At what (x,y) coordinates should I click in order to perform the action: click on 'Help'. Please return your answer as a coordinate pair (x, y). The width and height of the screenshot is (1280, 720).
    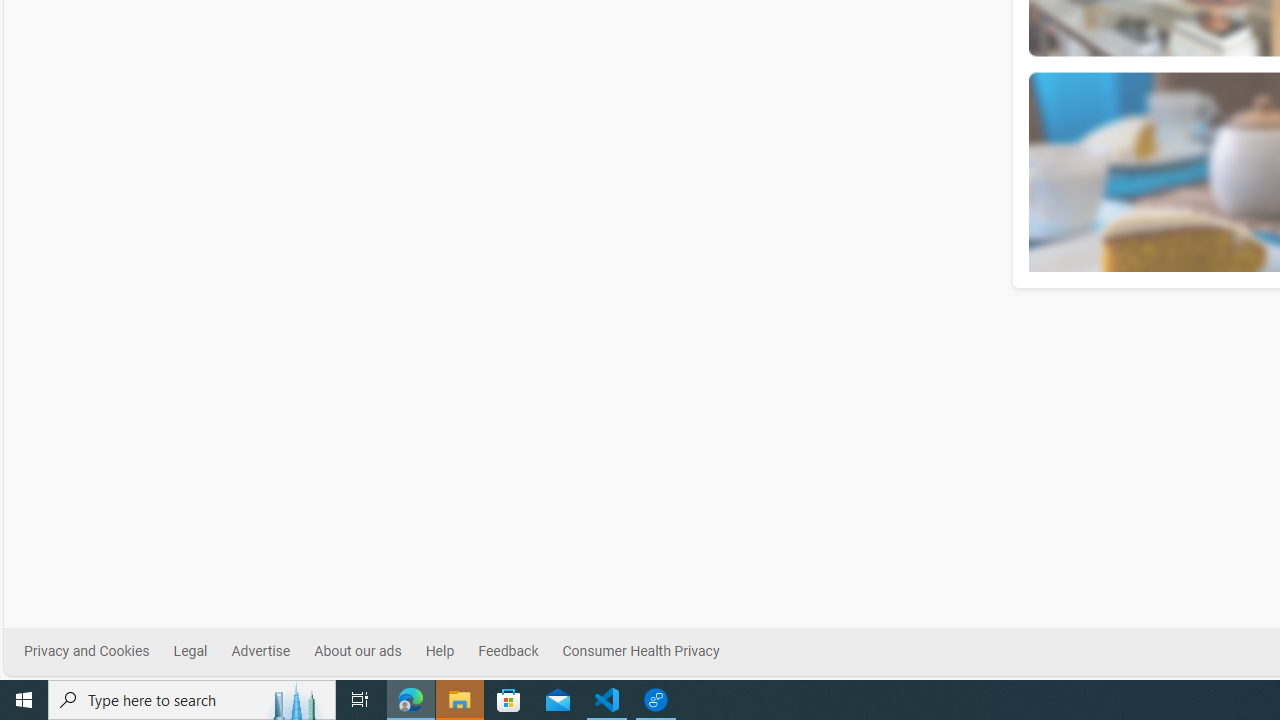
    Looking at the image, I should click on (450, 651).